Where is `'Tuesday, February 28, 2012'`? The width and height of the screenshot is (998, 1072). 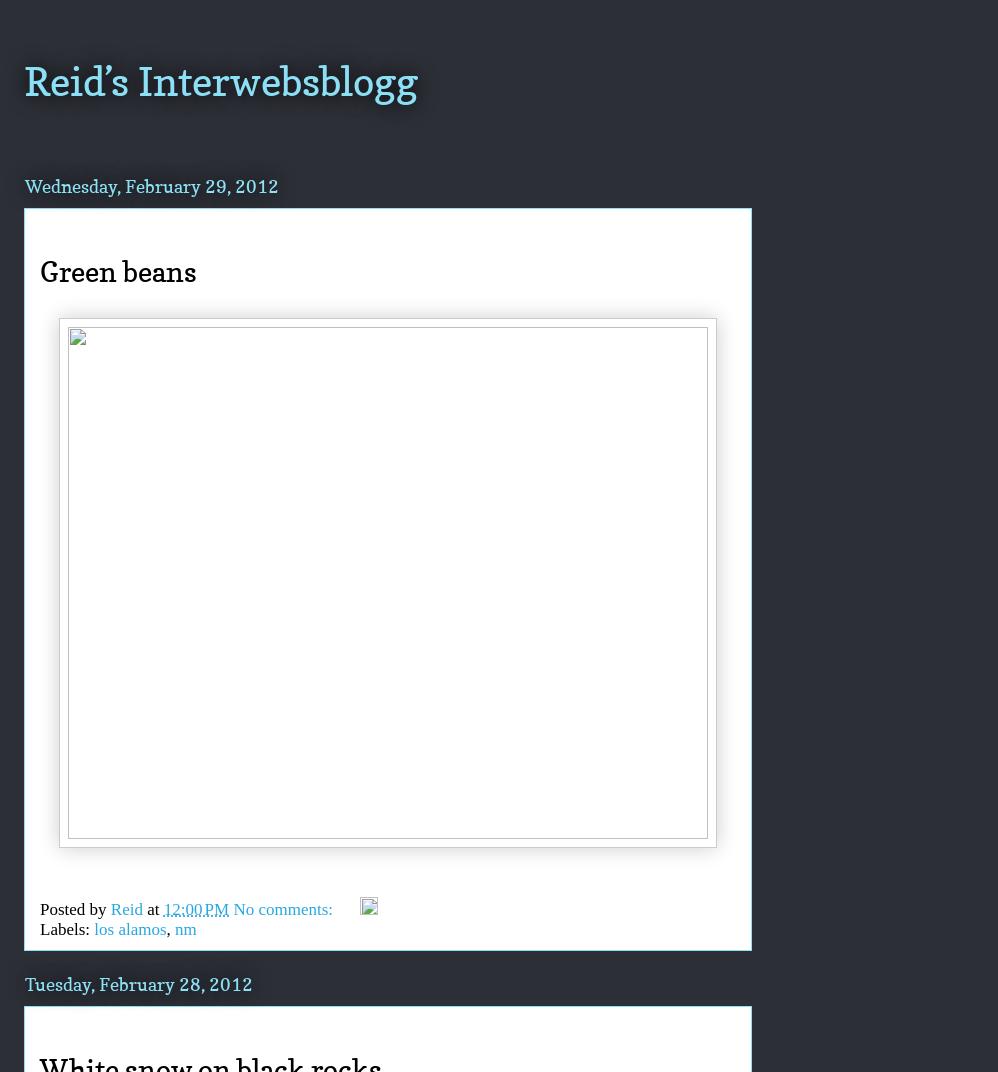
'Tuesday, February 28, 2012' is located at coordinates (139, 982).